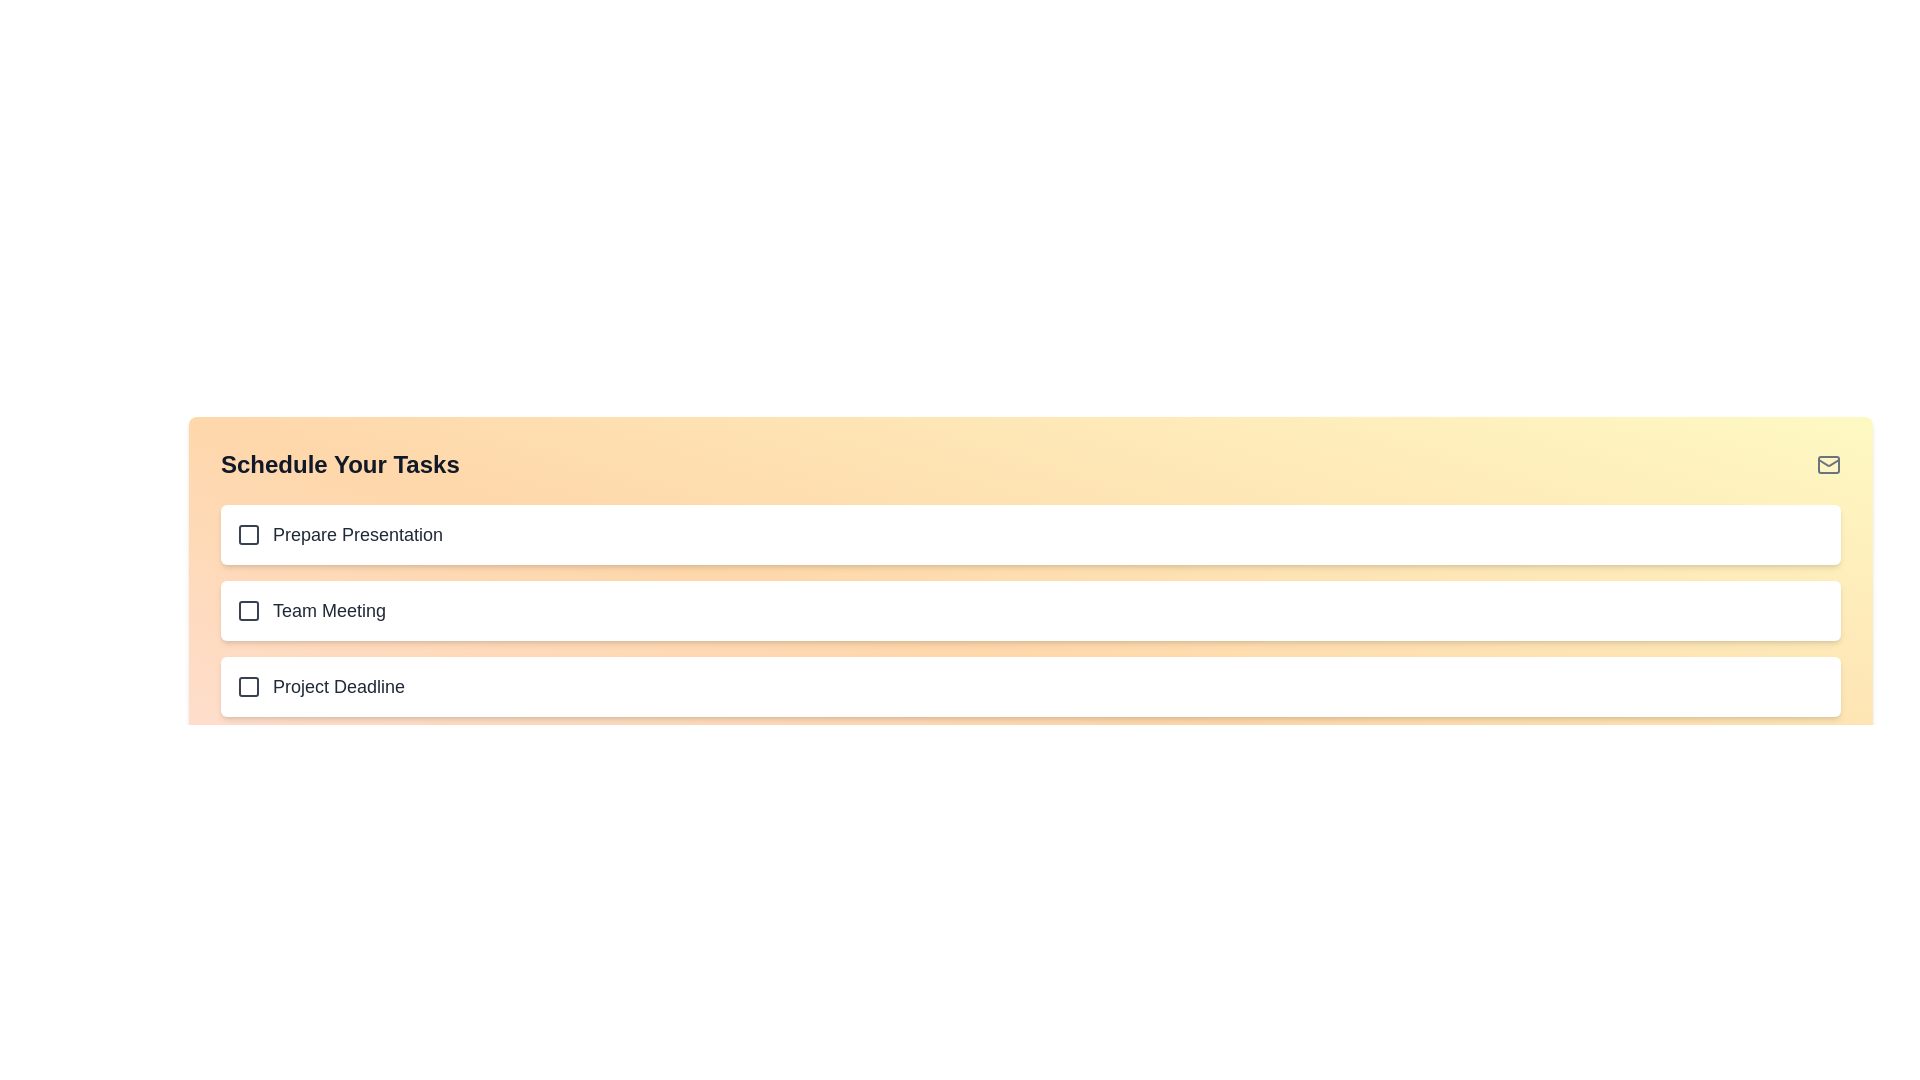  Describe the element at coordinates (1828, 465) in the screenshot. I see `the envelope icon in the top-right corner of the 'Schedule Your Tasks' section` at that location.